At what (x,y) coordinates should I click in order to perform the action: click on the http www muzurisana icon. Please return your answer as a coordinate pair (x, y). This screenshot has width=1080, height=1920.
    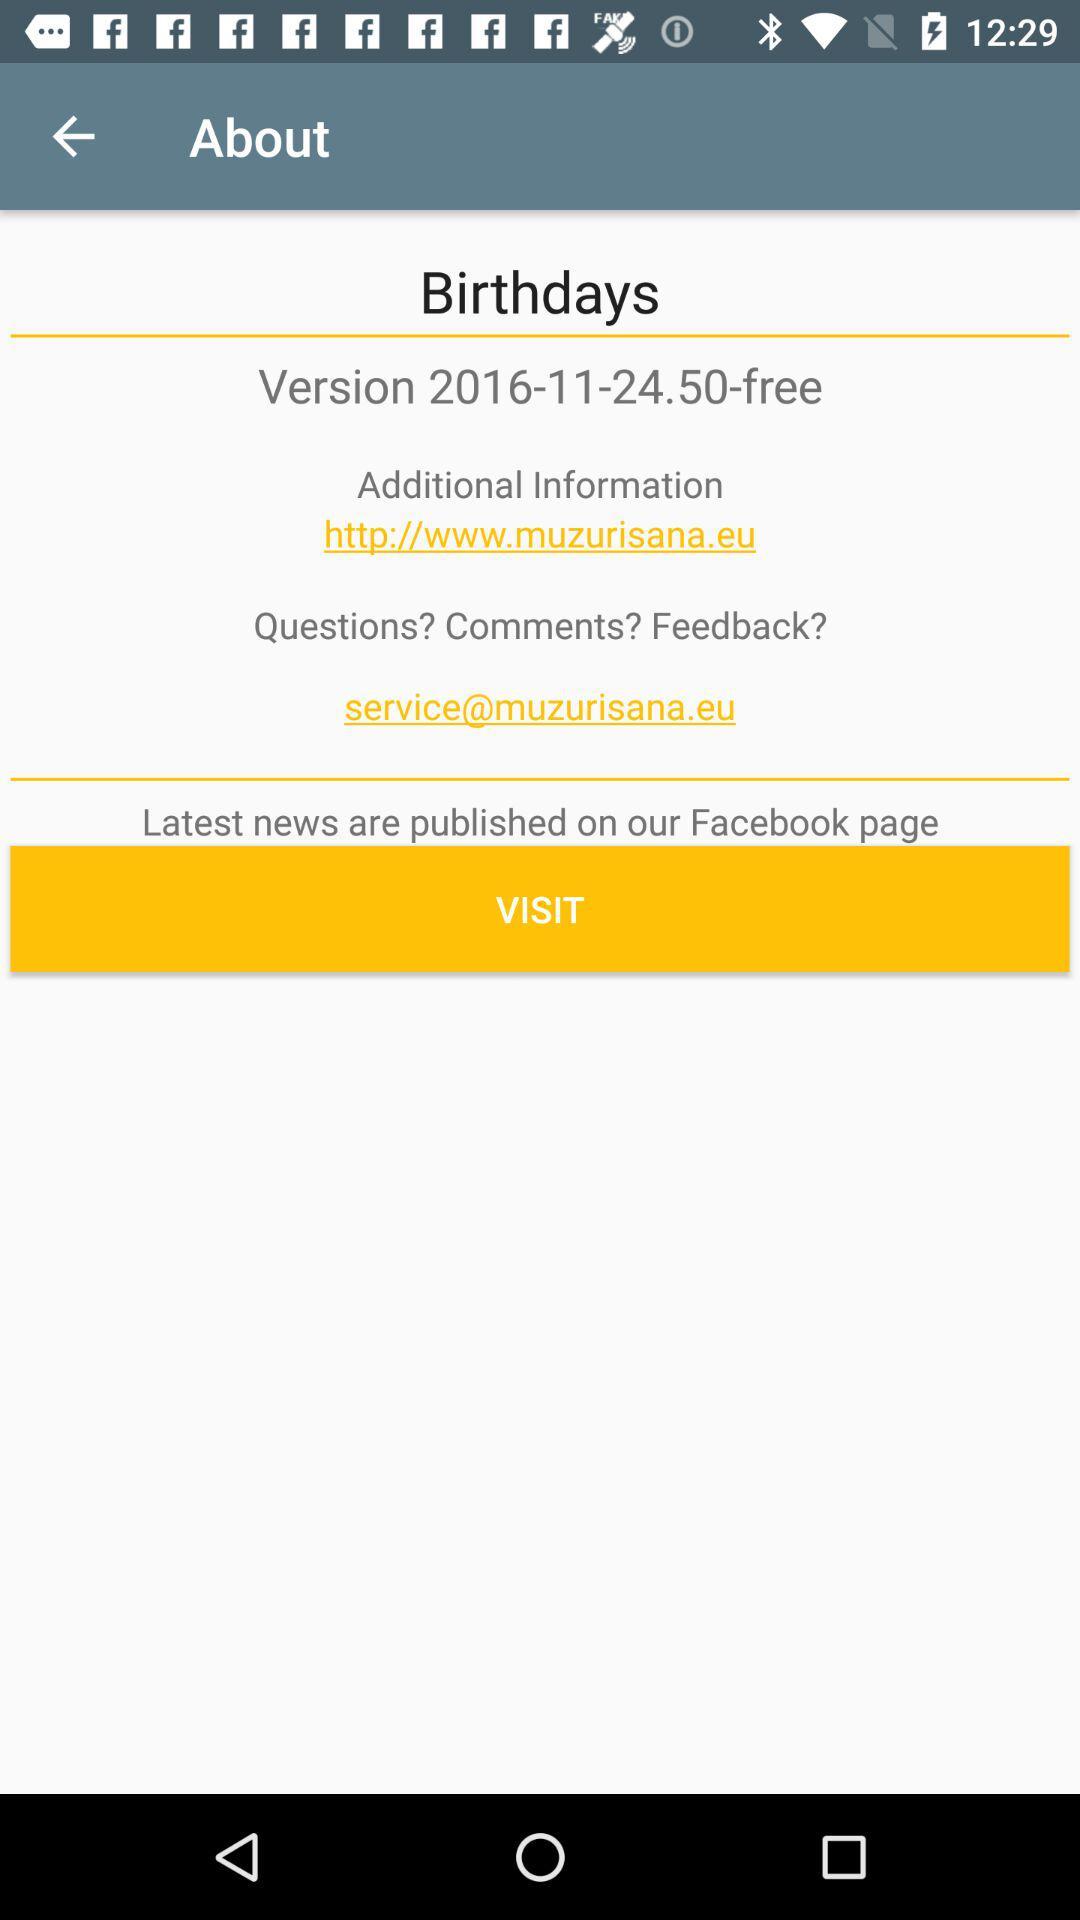
    Looking at the image, I should click on (540, 533).